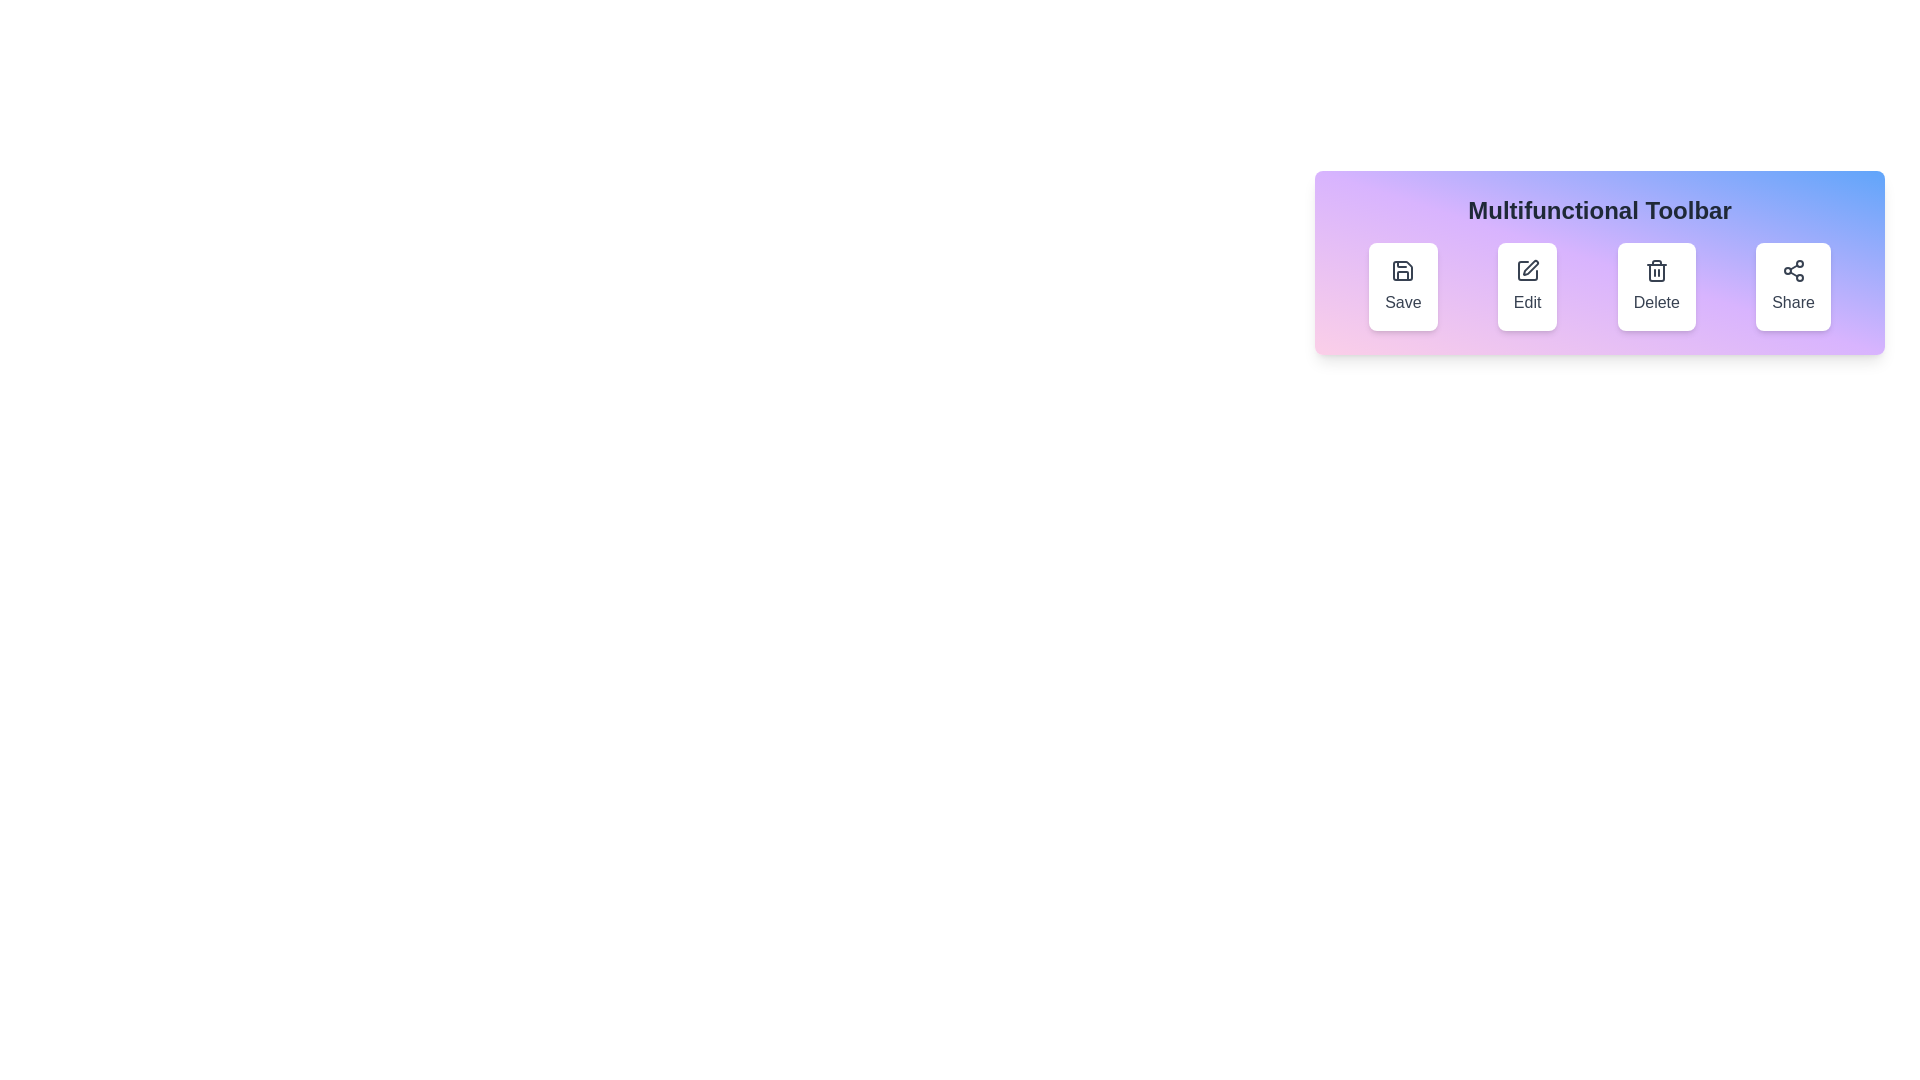 This screenshot has height=1080, width=1920. I want to click on the edit icon located at the top-center of the 'Edit' button in the toolbar, so click(1526, 270).